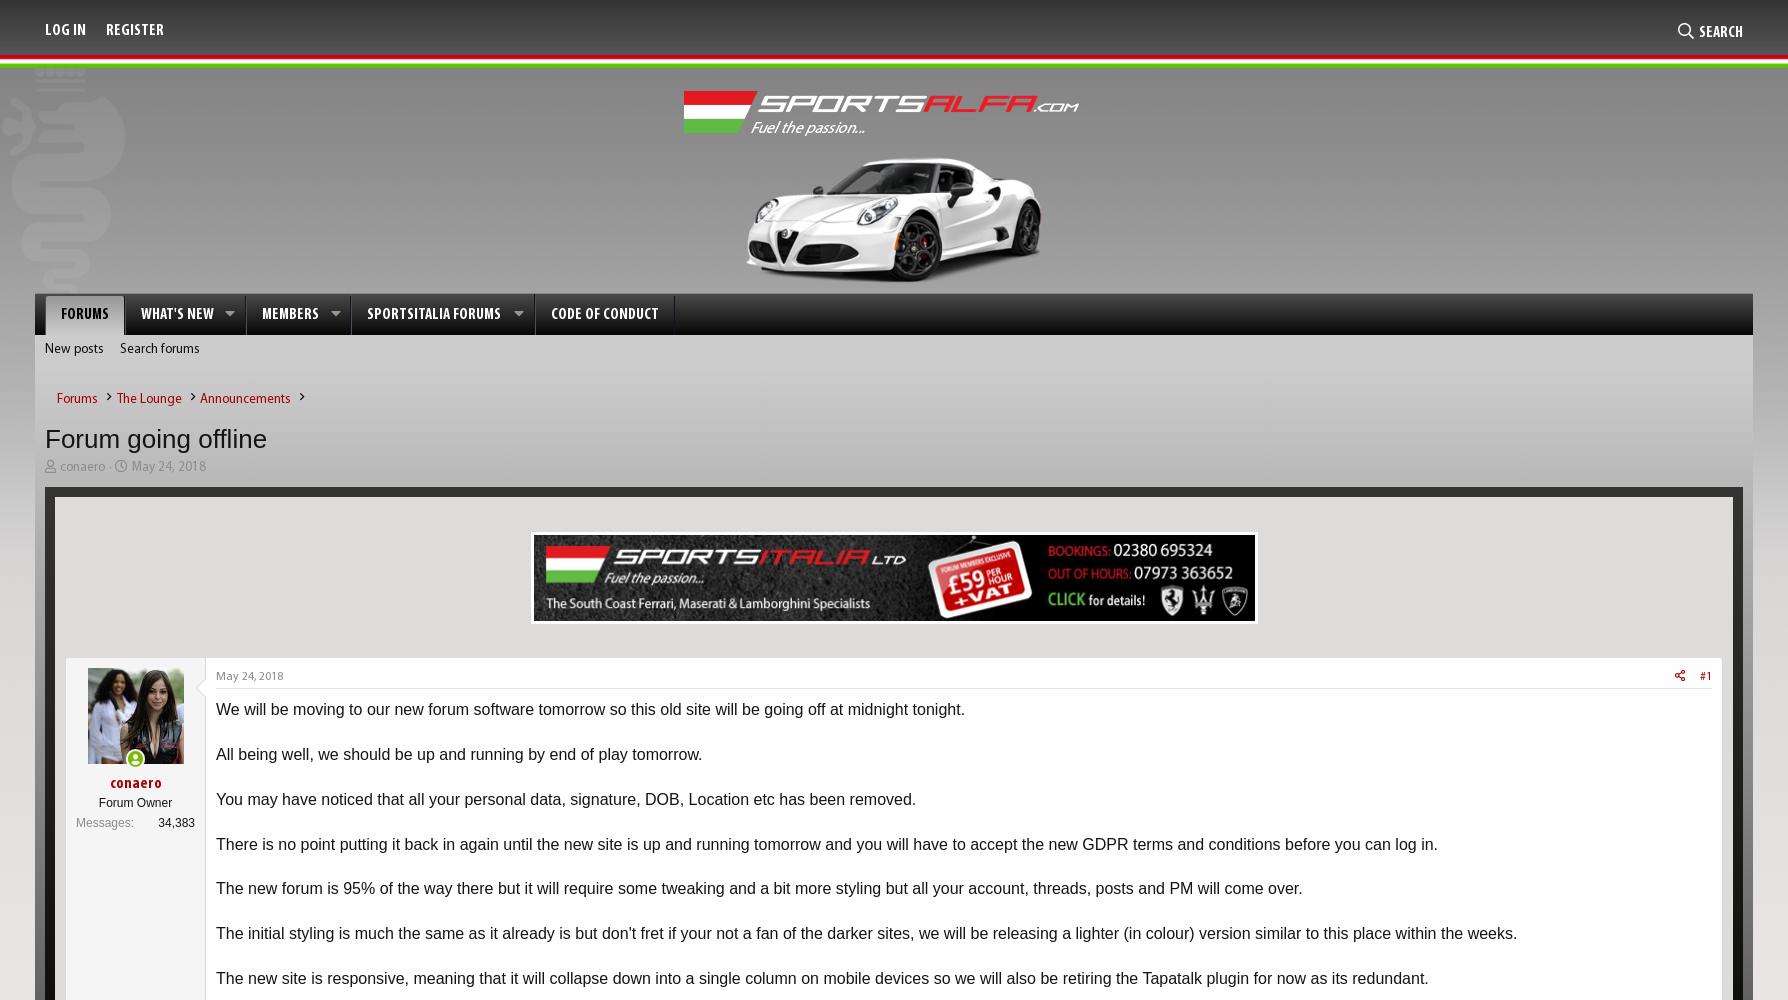 This screenshot has height=1000, width=1788. What do you see at coordinates (155, 438) in the screenshot?
I see `'Forum going offline'` at bounding box center [155, 438].